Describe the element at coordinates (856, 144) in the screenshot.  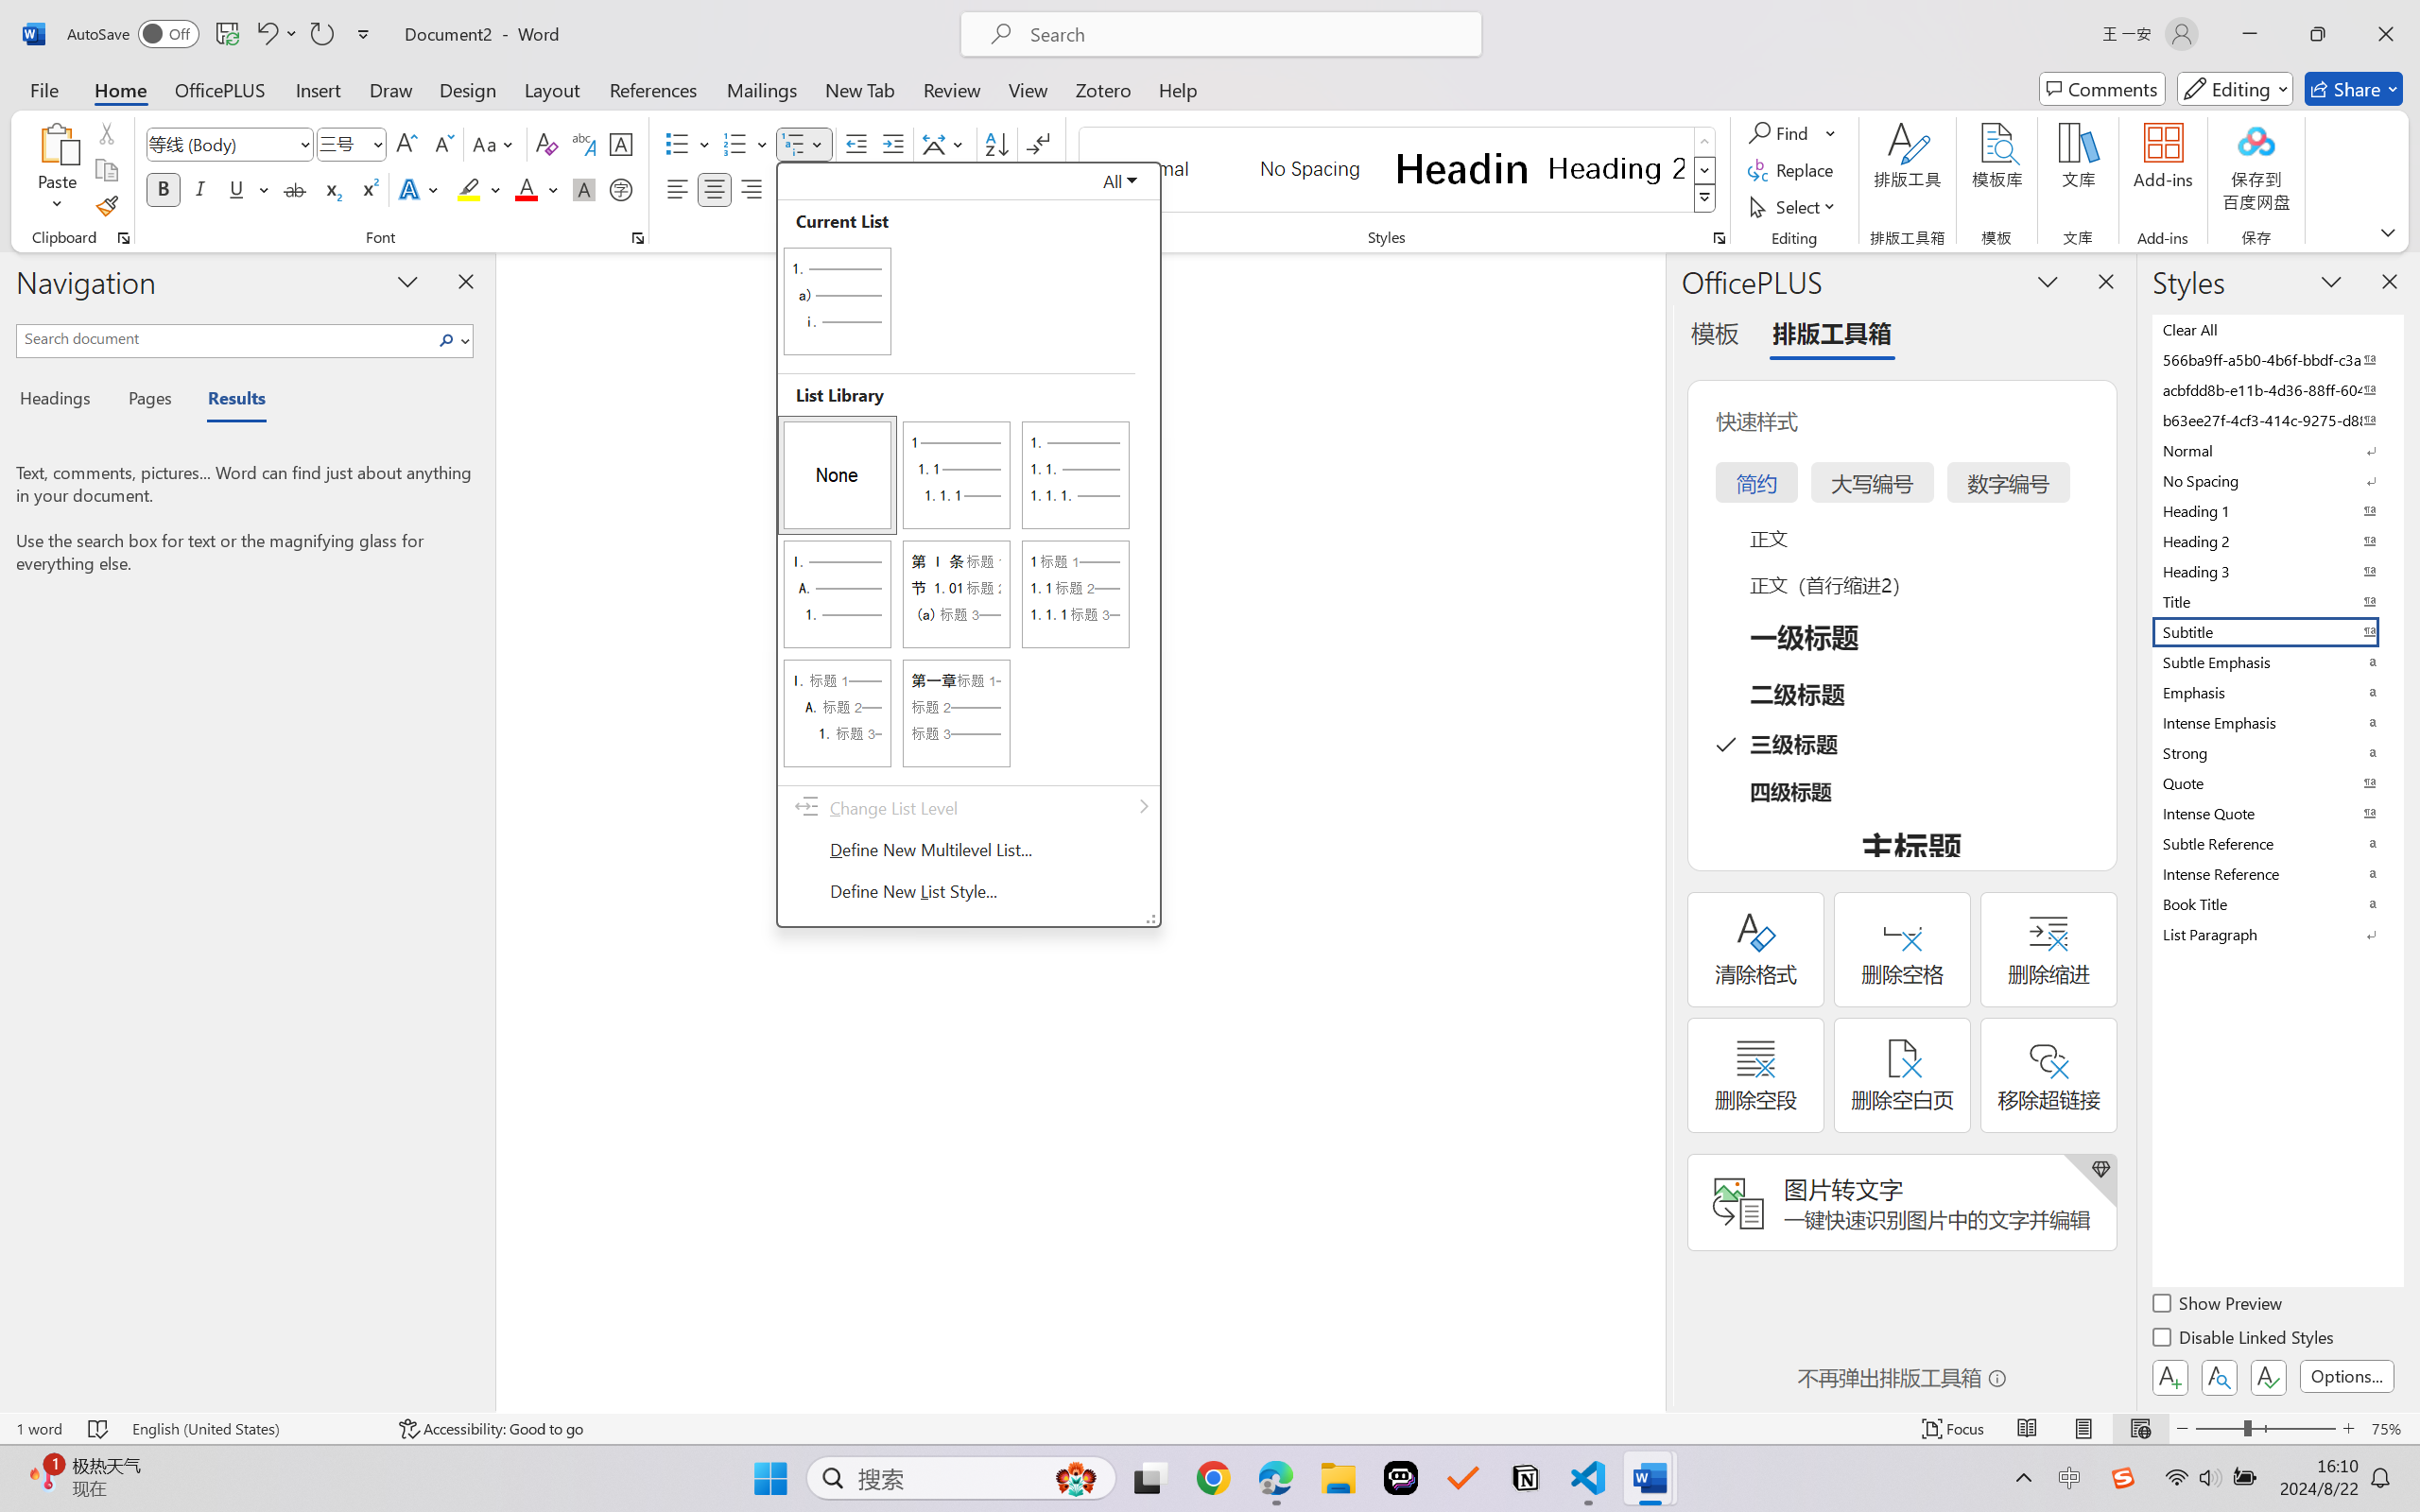
I see `'Decrease Indent'` at that location.